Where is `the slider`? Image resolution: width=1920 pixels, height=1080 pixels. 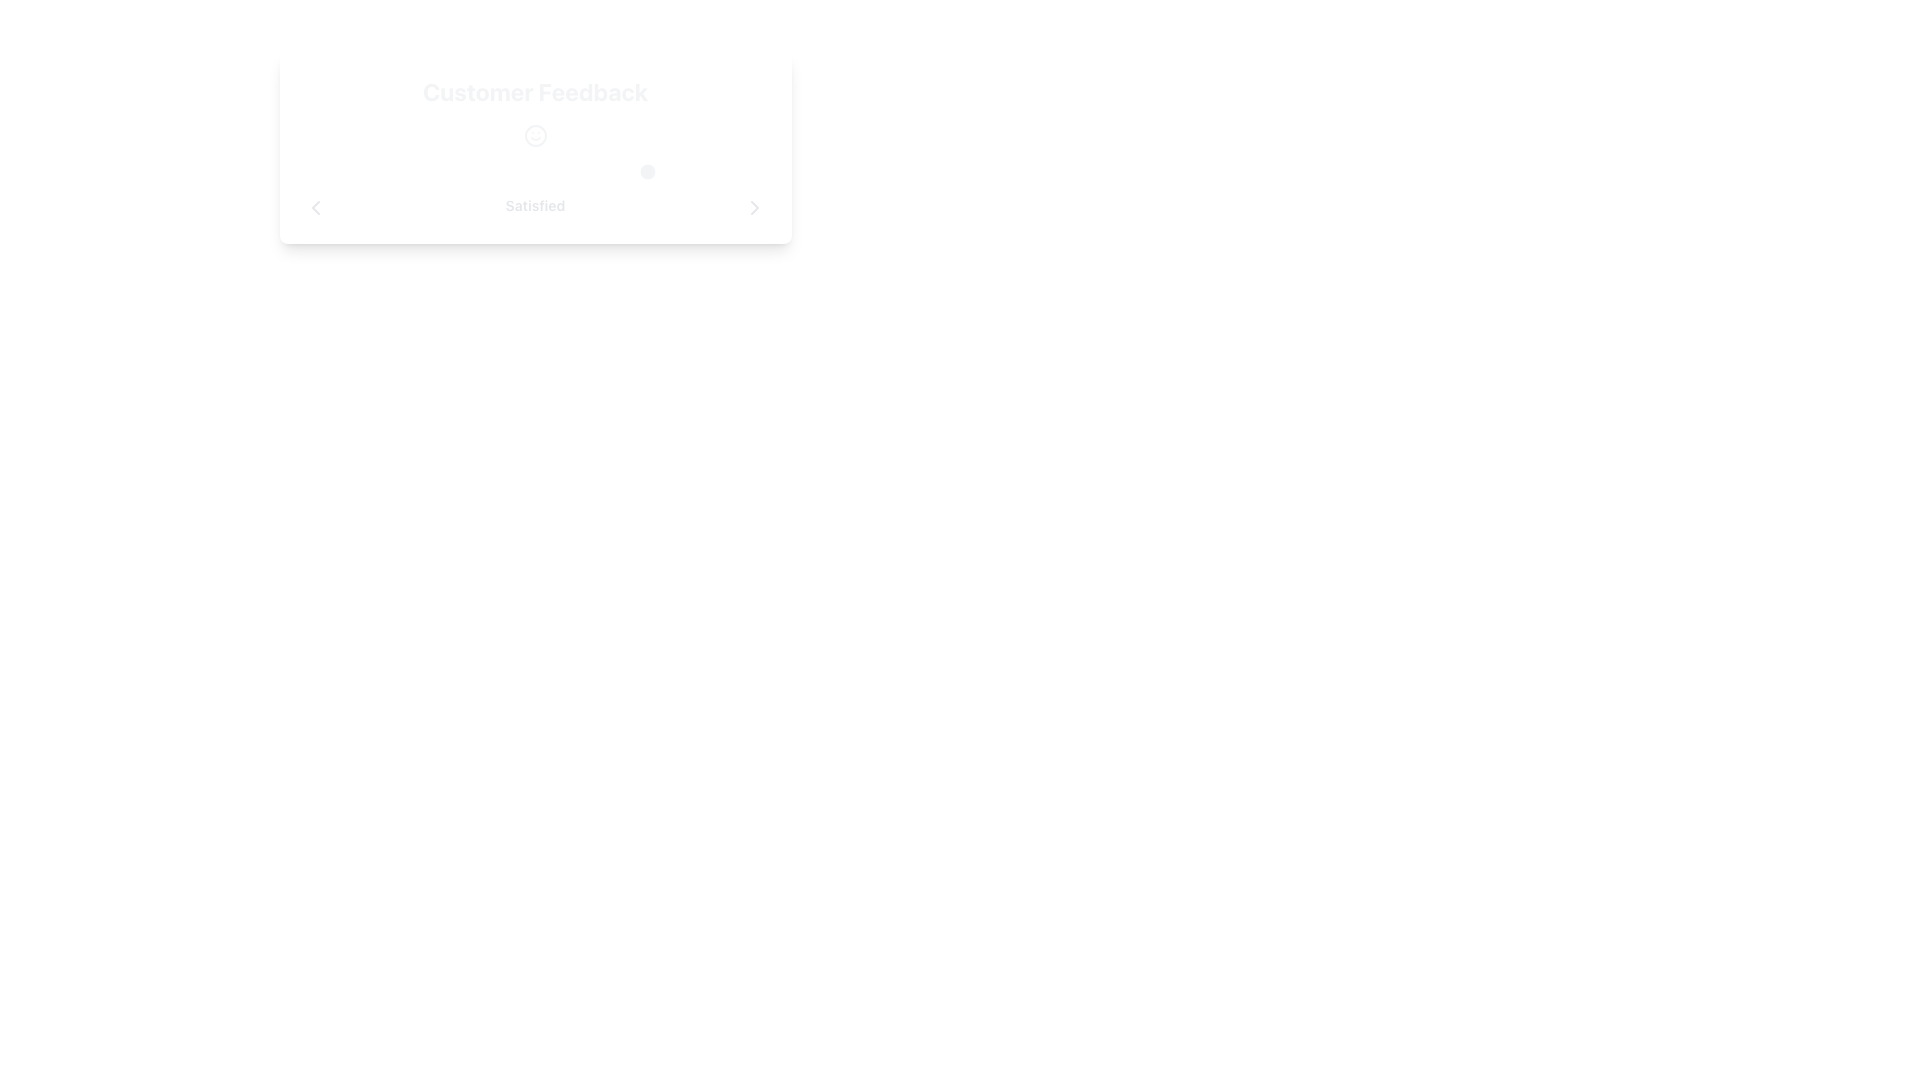
the slider is located at coordinates (651, 171).